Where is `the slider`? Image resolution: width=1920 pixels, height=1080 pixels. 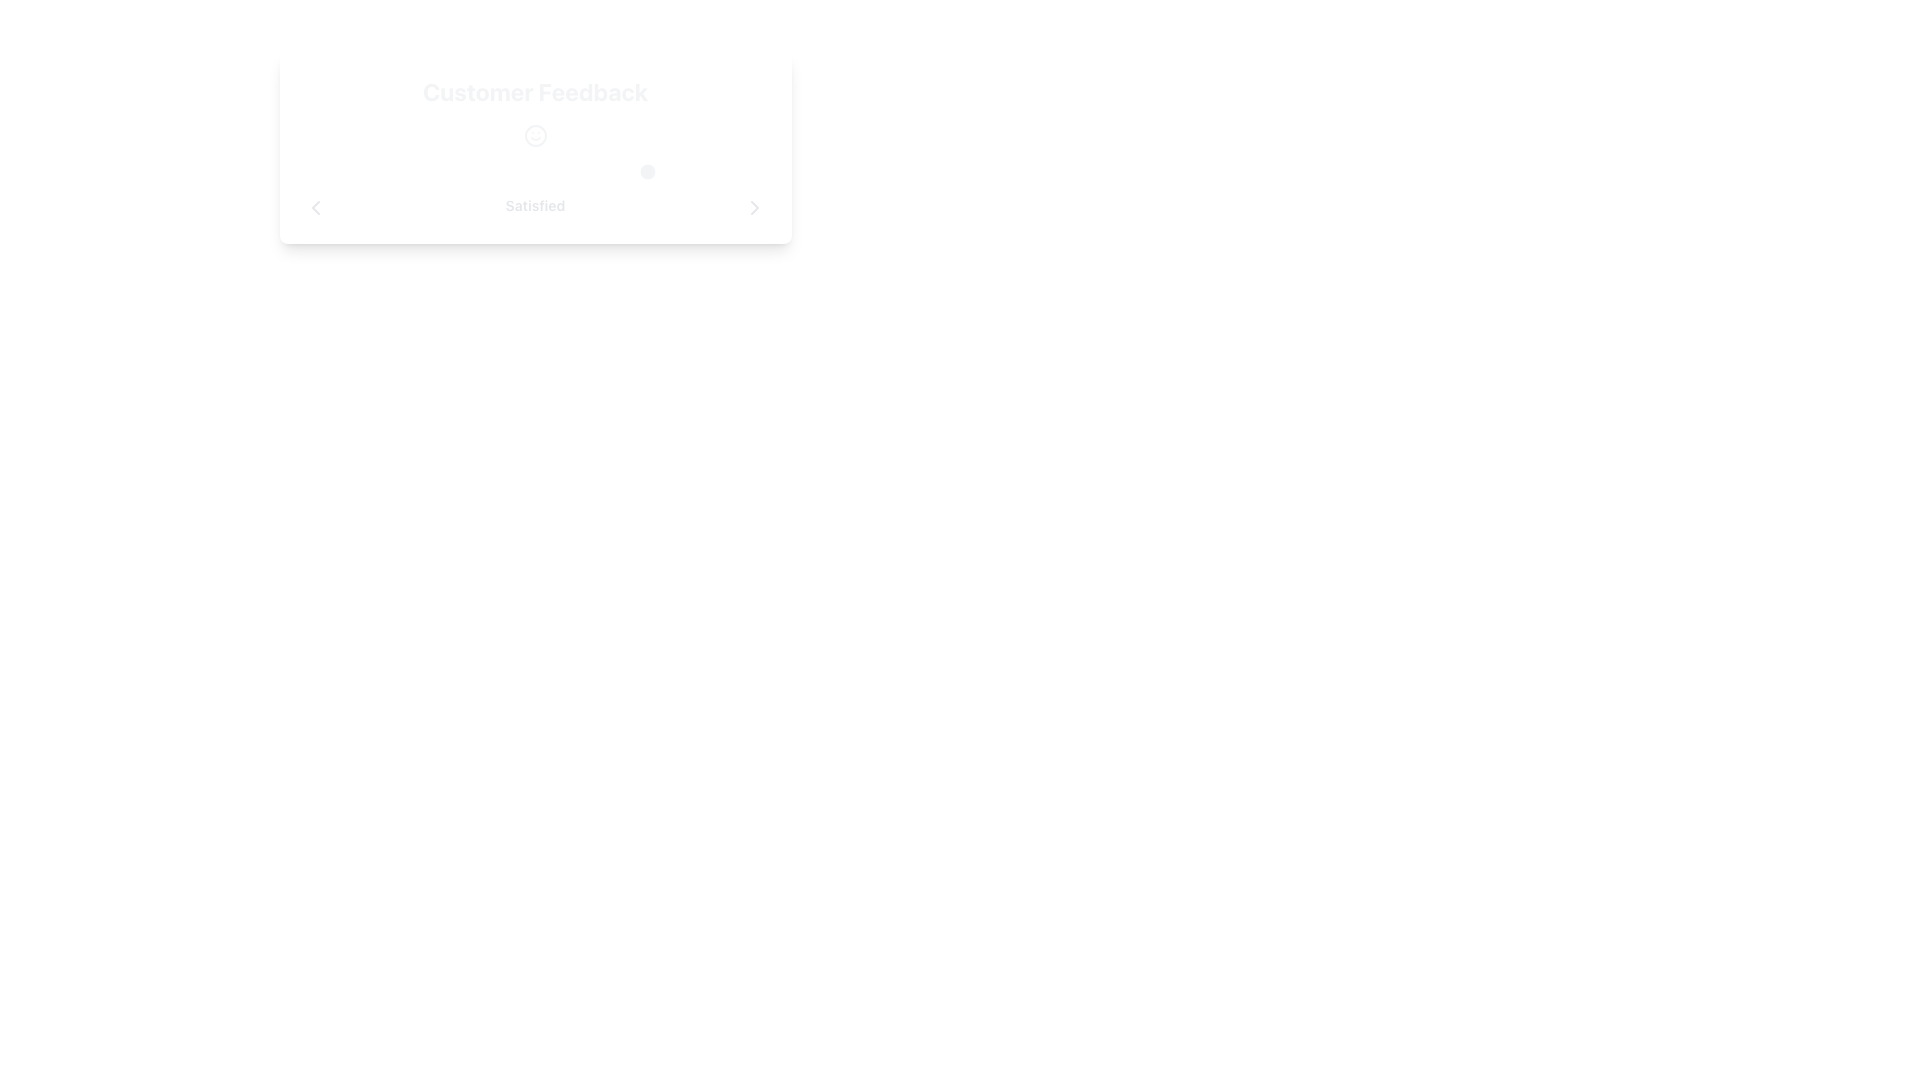
the slider is located at coordinates (651, 171).